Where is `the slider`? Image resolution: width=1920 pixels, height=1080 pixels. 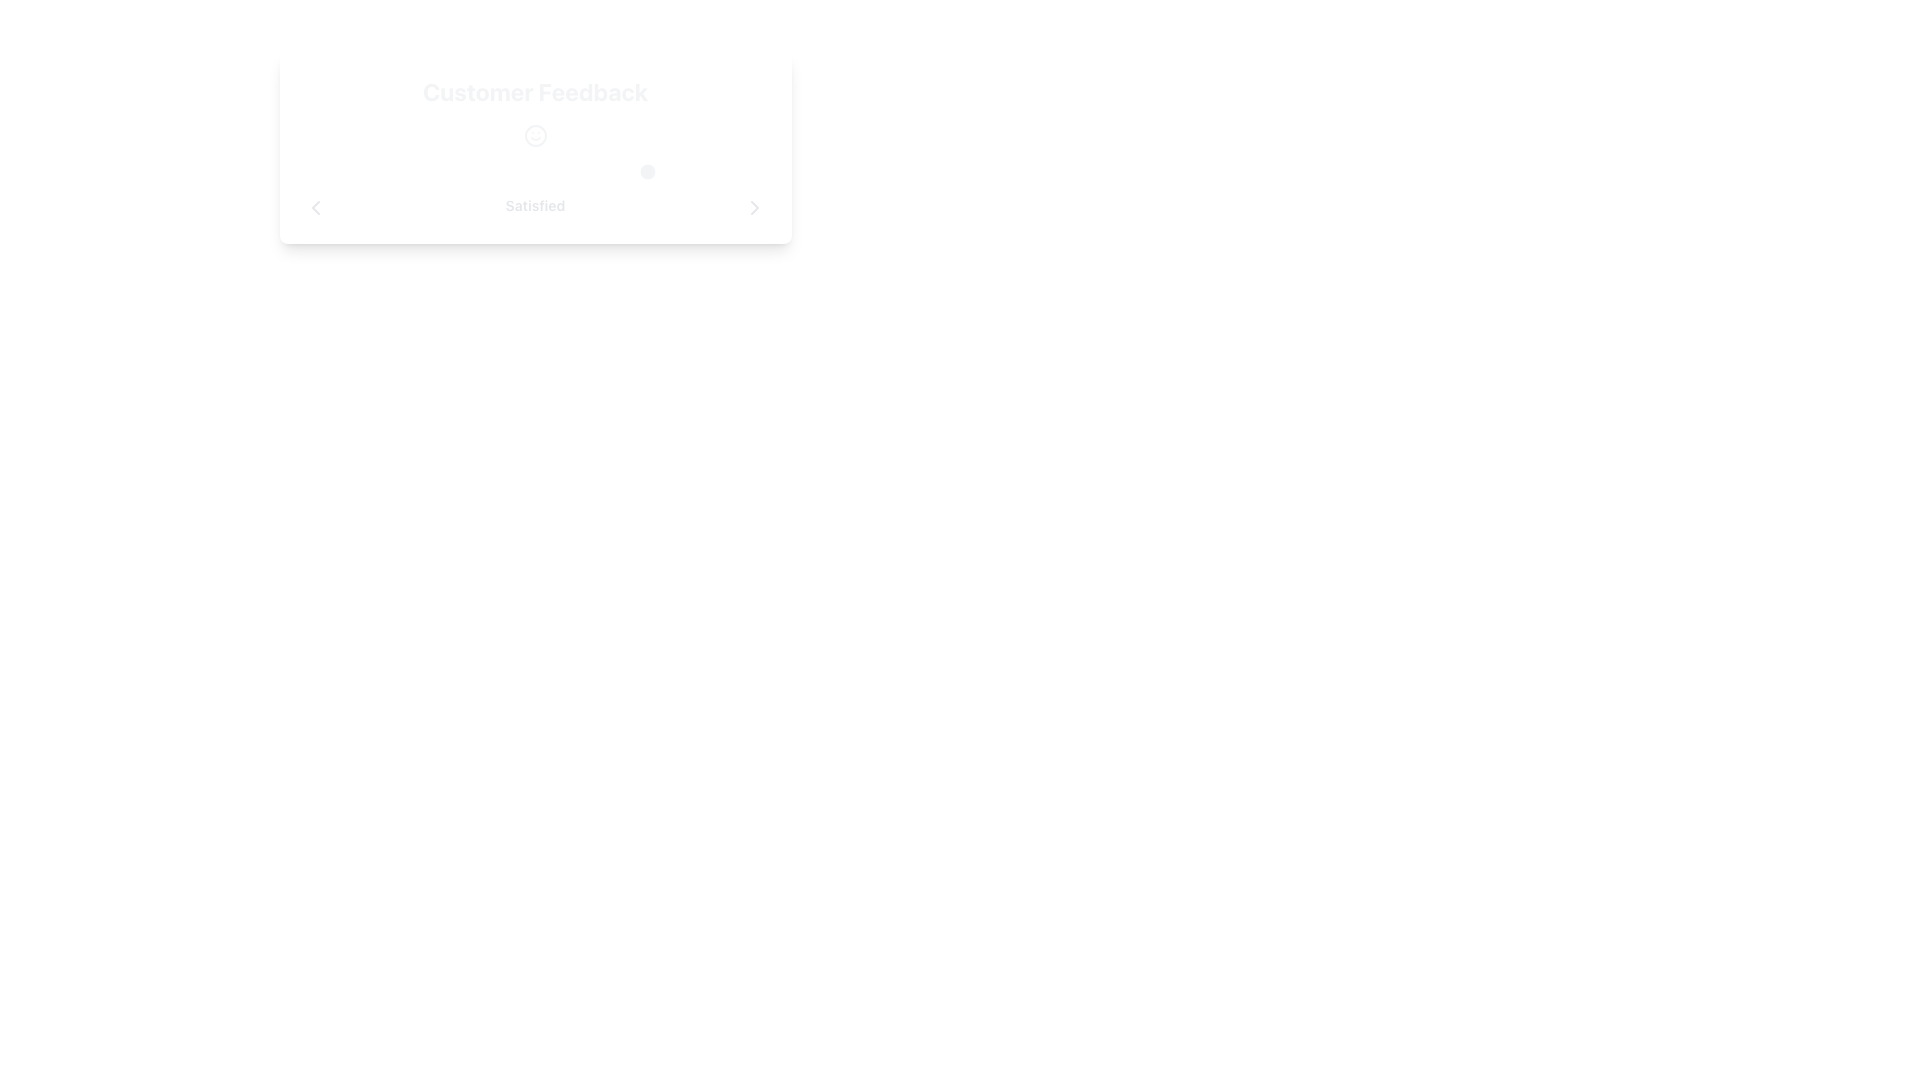
the slider is located at coordinates (651, 171).